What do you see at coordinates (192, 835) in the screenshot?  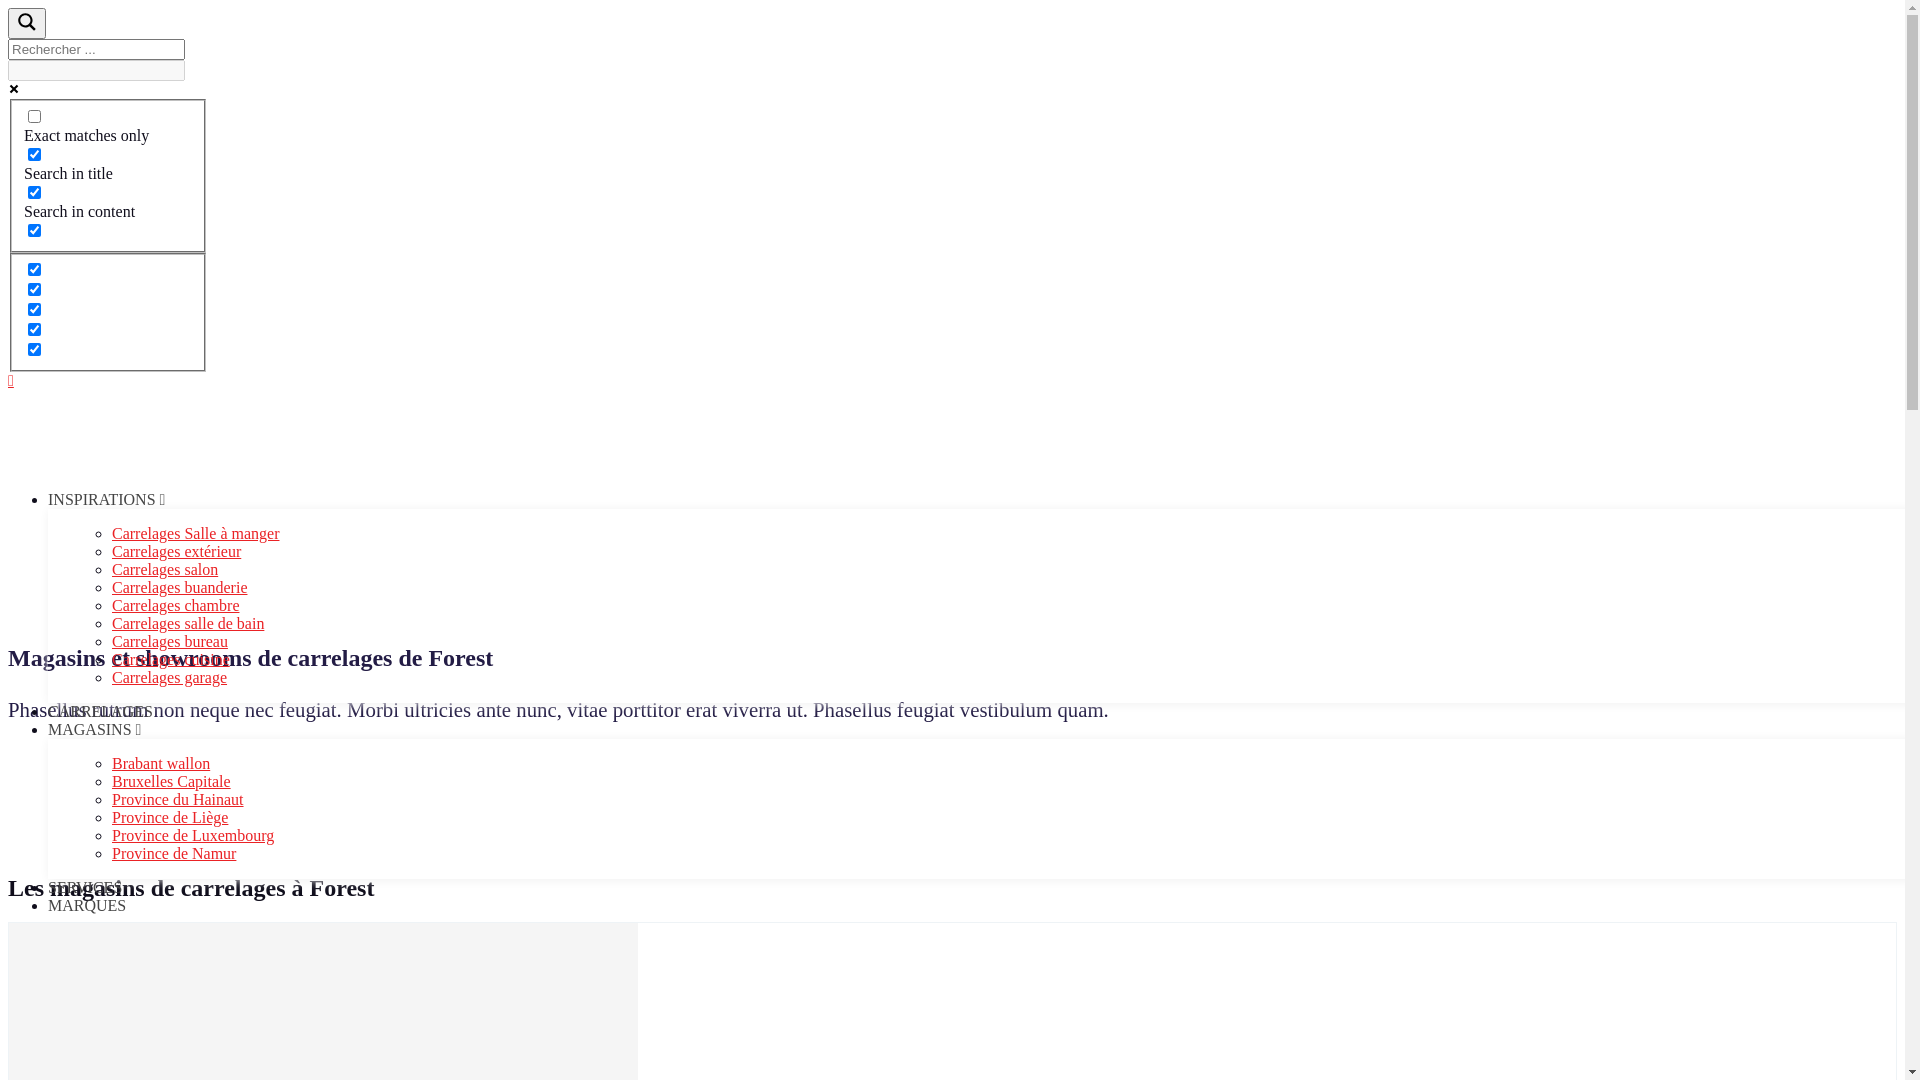 I see `'Province de Luxembourg'` at bounding box center [192, 835].